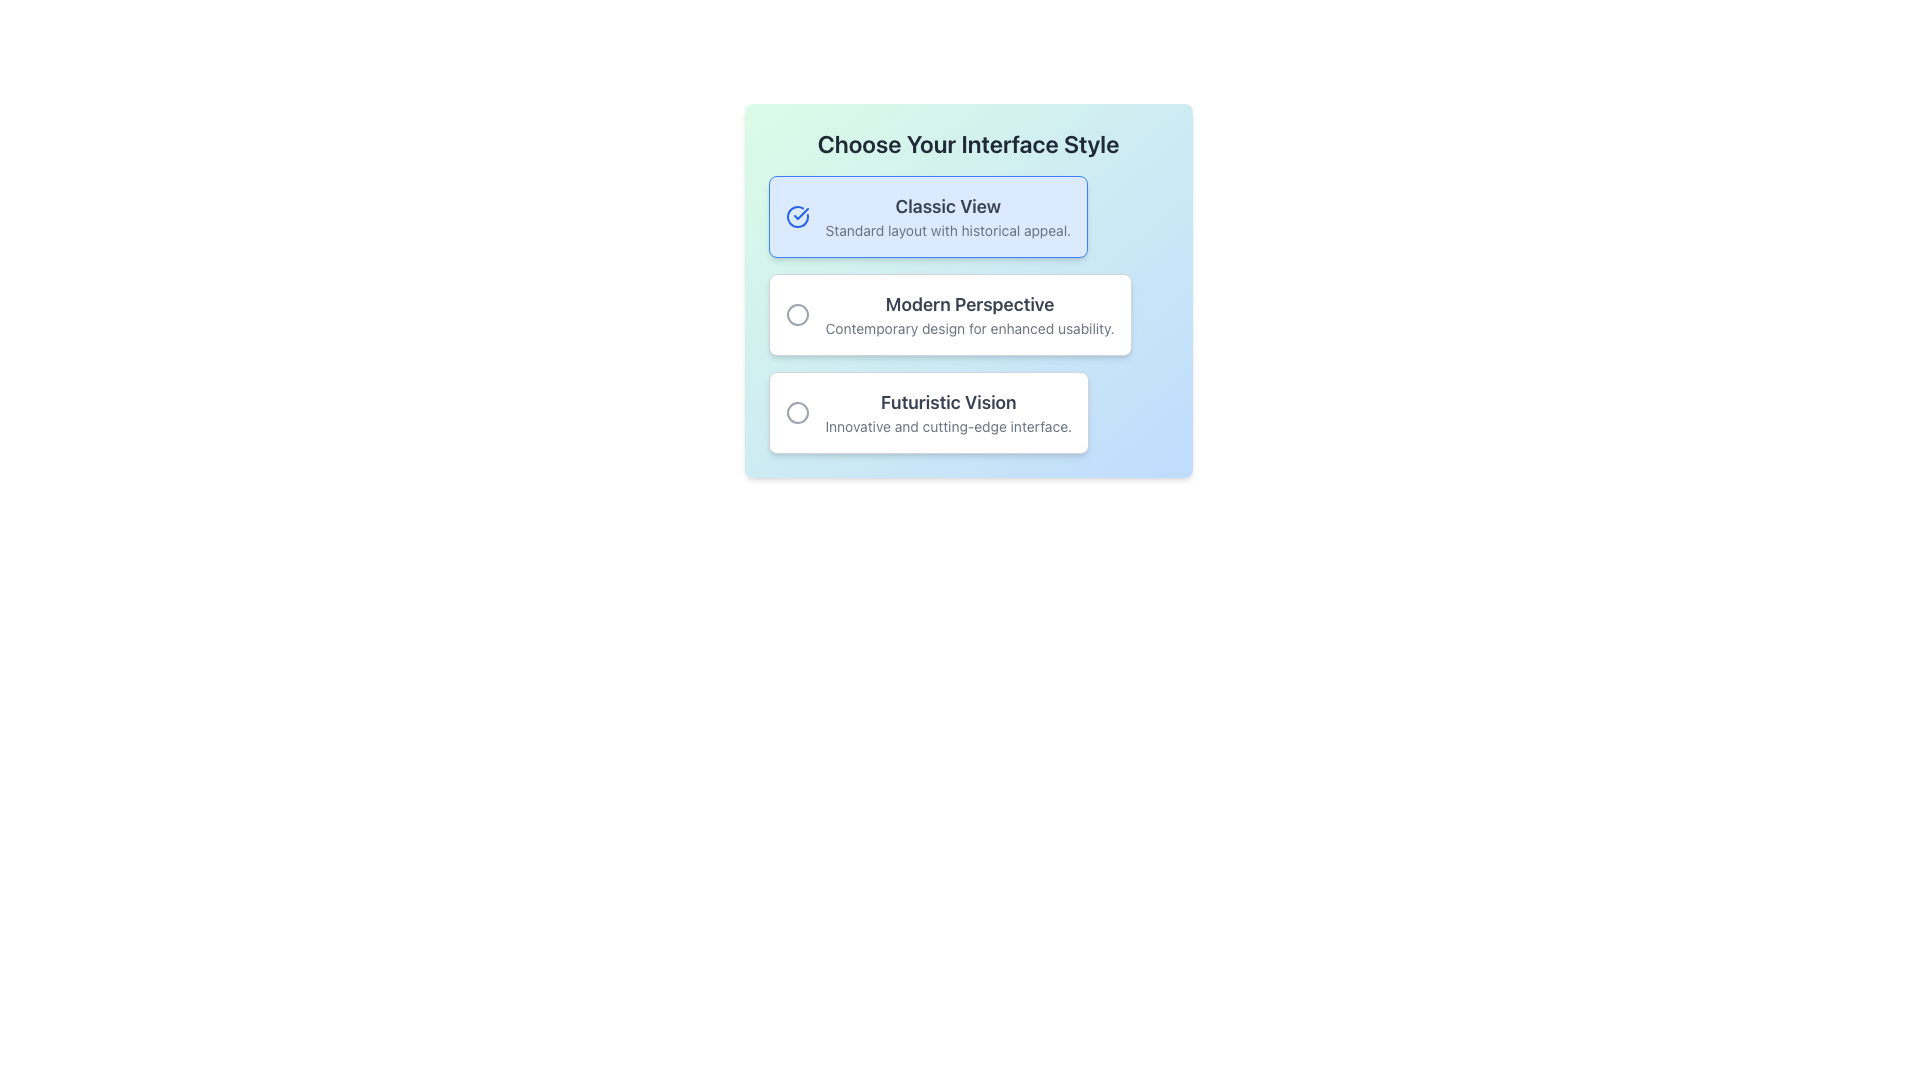 The width and height of the screenshot is (1920, 1080). What do you see at coordinates (968, 290) in the screenshot?
I see `the 'Modern Perspective' radio button option, which is the second selectable option` at bounding box center [968, 290].